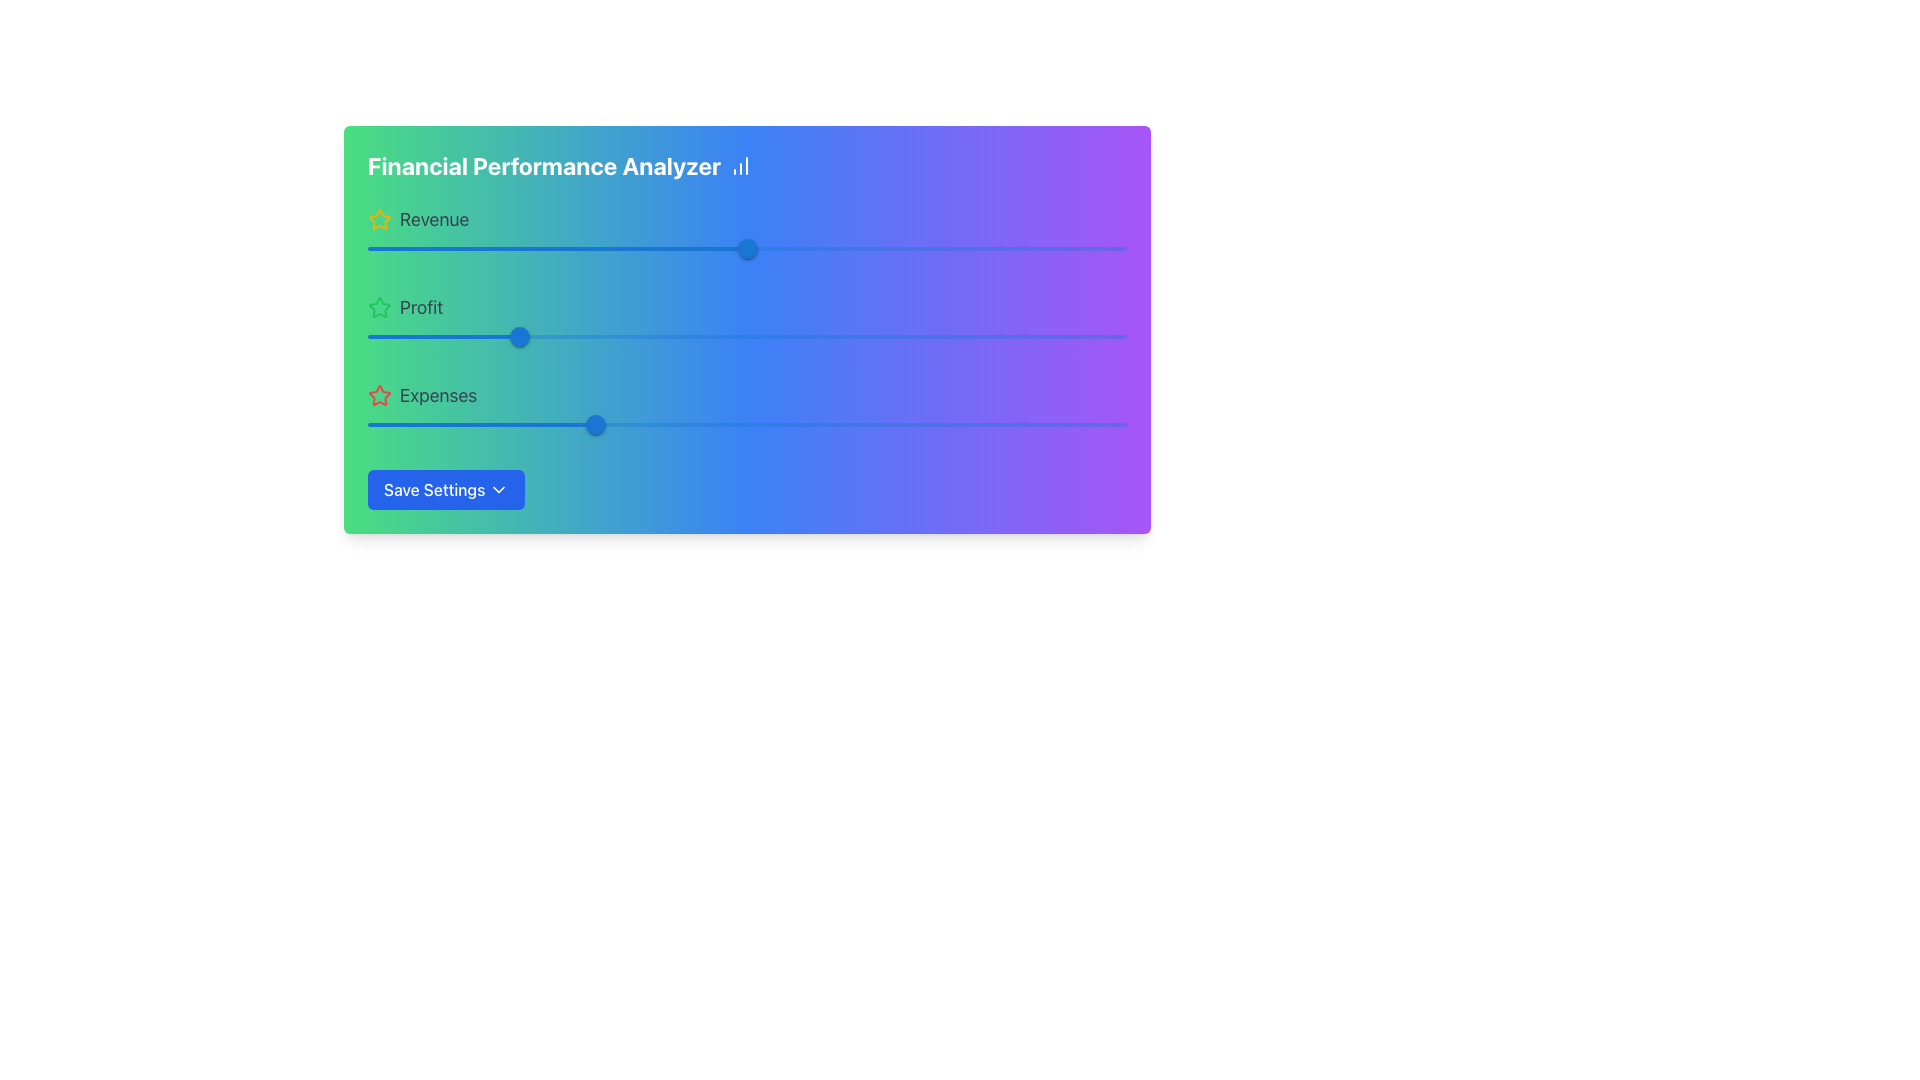 The width and height of the screenshot is (1920, 1080). What do you see at coordinates (1035, 248) in the screenshot?
I see `the Revenue slider` at bounding box center [1035, 248].